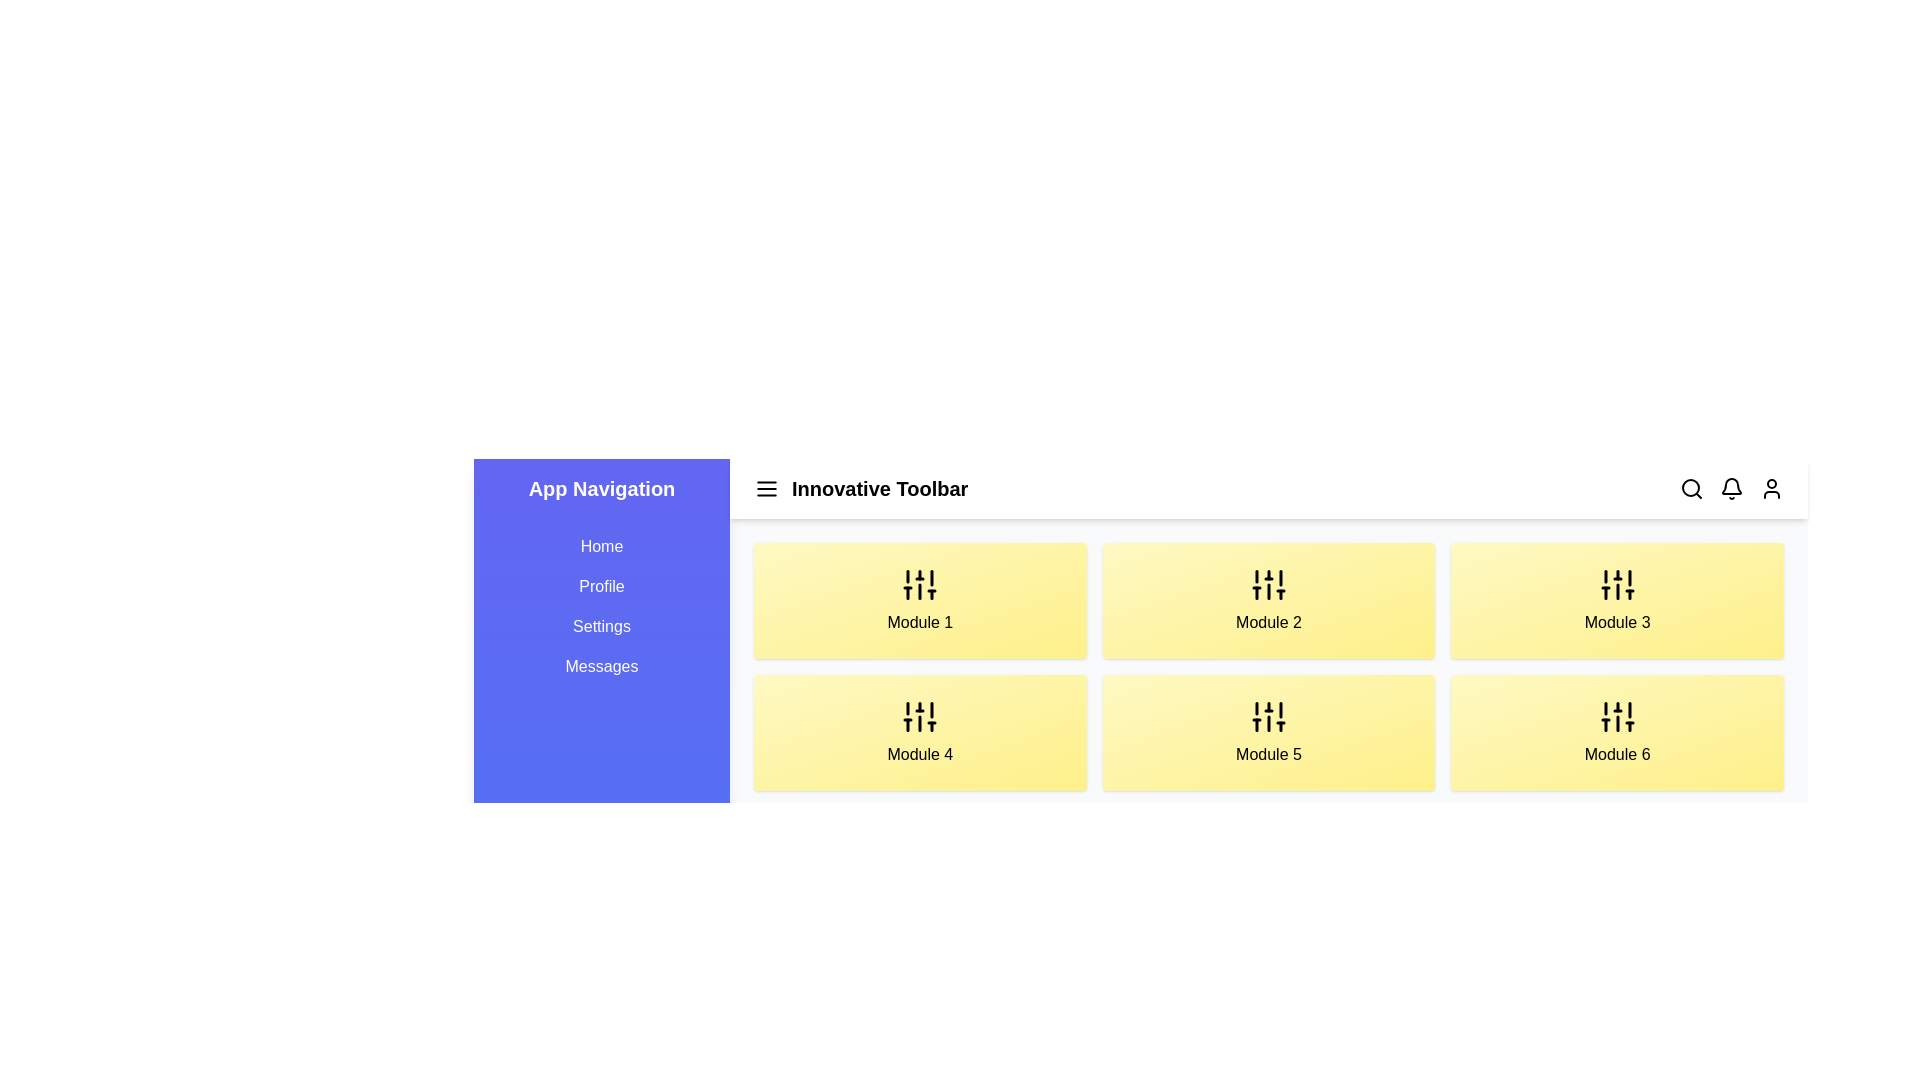 The height and width of the screenshot is (1080, 1920). What do you see at coordinates (600, 547) in the screenshot?
I see `the navigation link labeled Home` at bounding box center [600, 547].